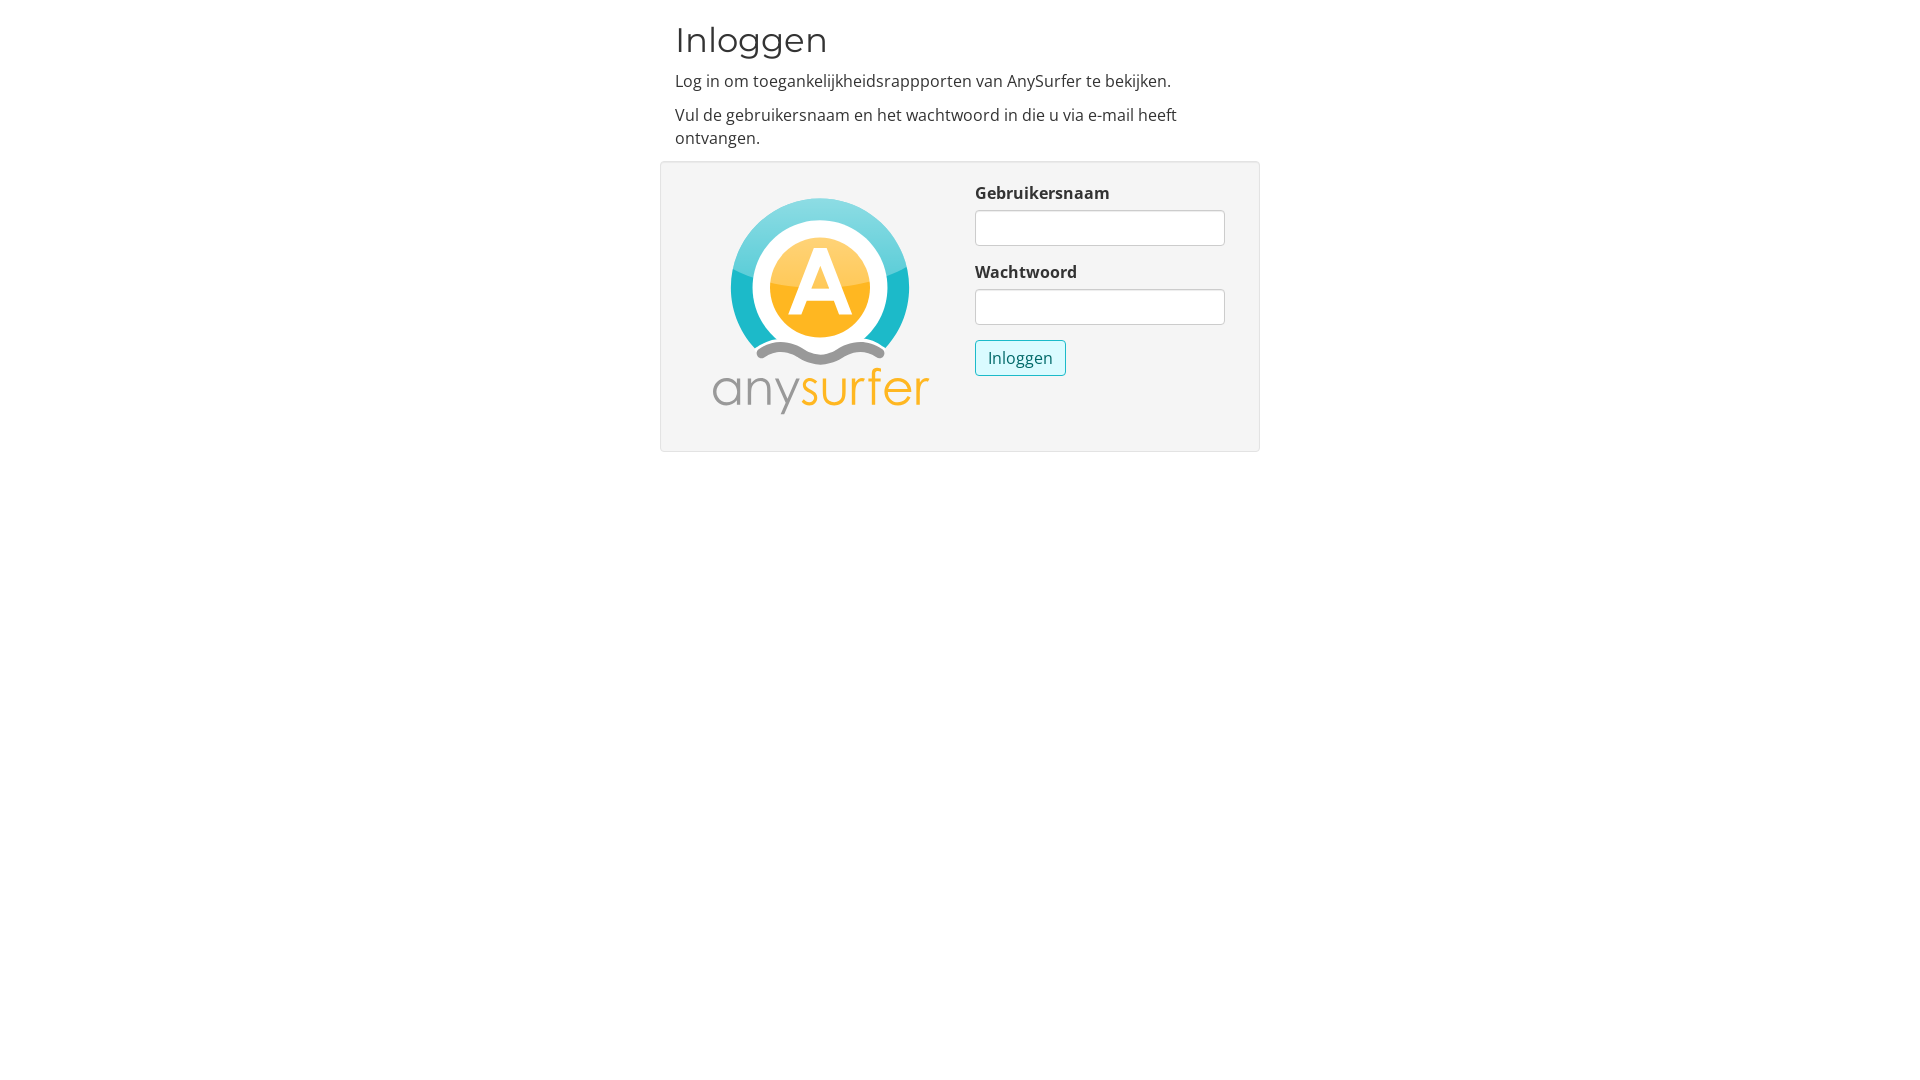 This screenshot has height=1080, width=1920. Describe the element at coordinates (1020, 357) in the screenshot. I see `'Inloggen'` at that location.